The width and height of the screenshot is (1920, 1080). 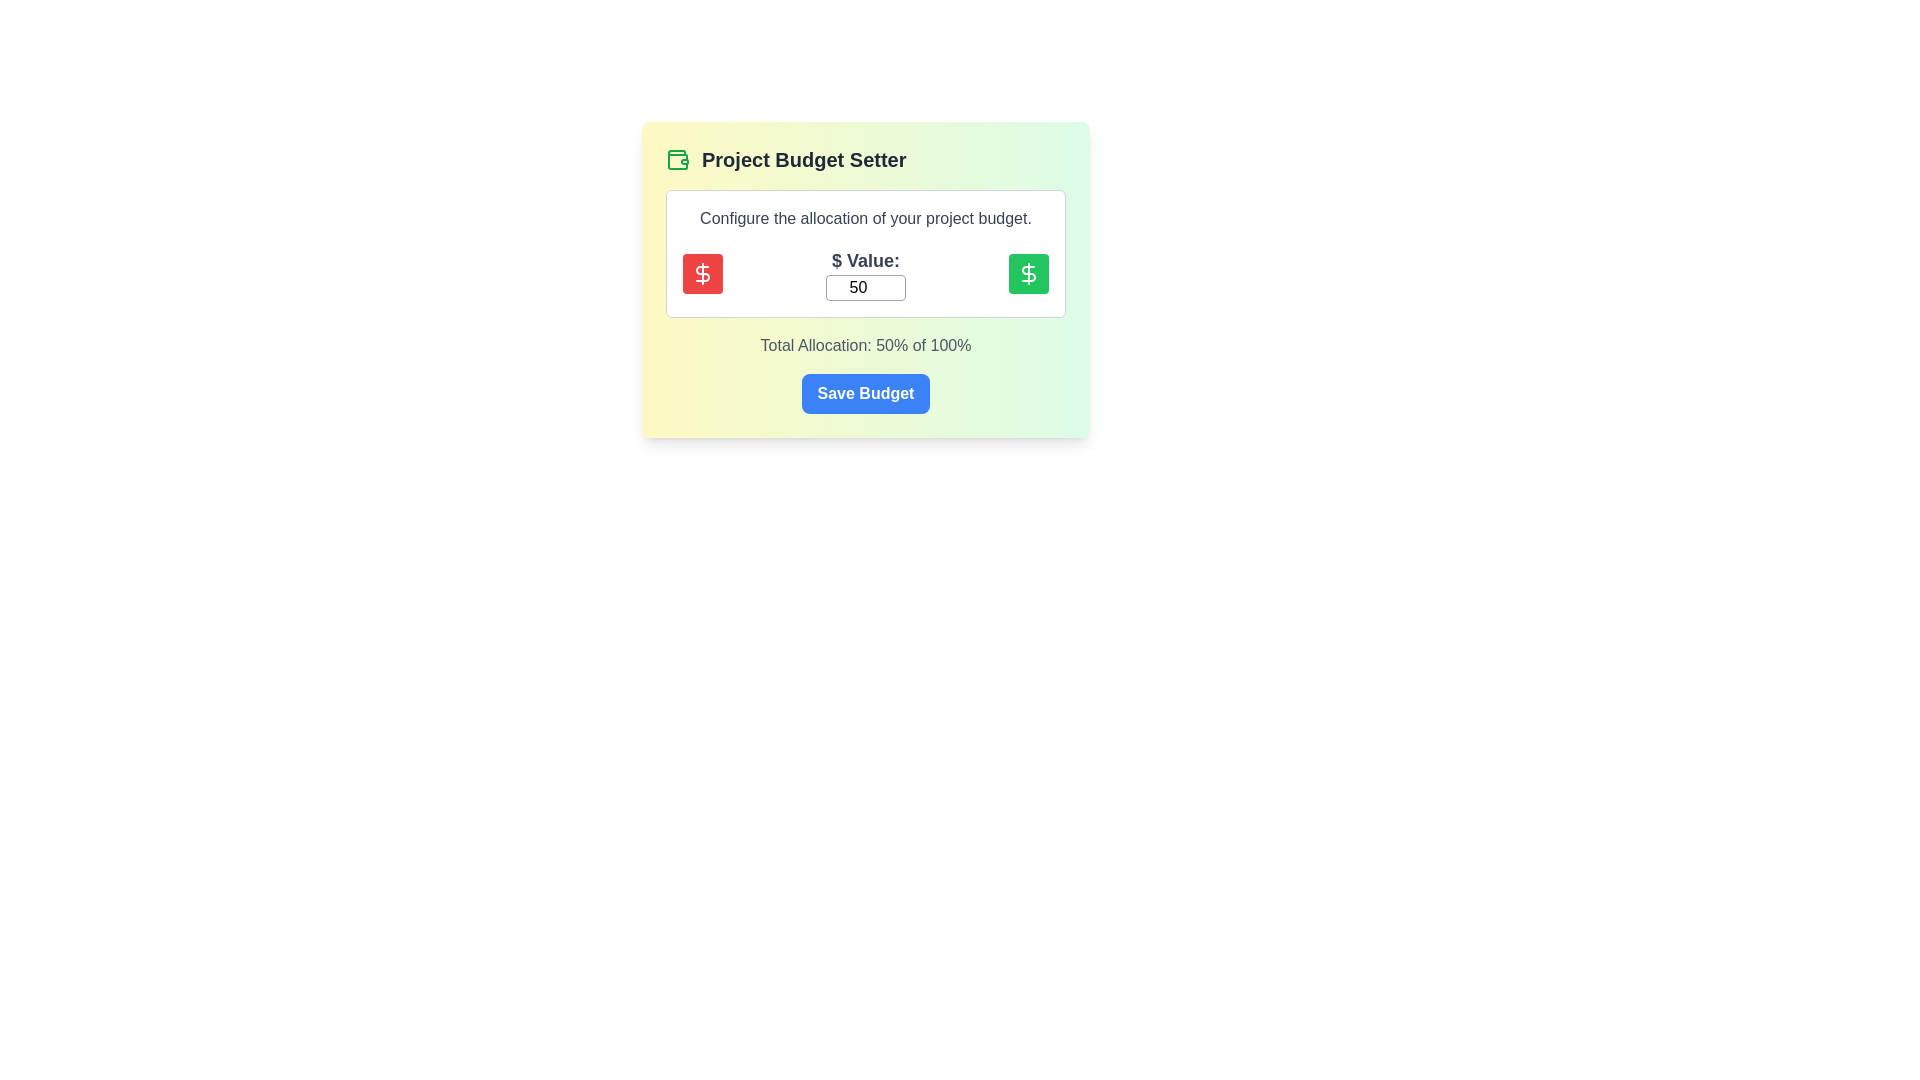 What do you see at coordinates (702, 273) in the screenshot?
I see `the subtract button located to the left of the numeric input box to decrease the displayed dollar amount` at bounding box center [702, 273].